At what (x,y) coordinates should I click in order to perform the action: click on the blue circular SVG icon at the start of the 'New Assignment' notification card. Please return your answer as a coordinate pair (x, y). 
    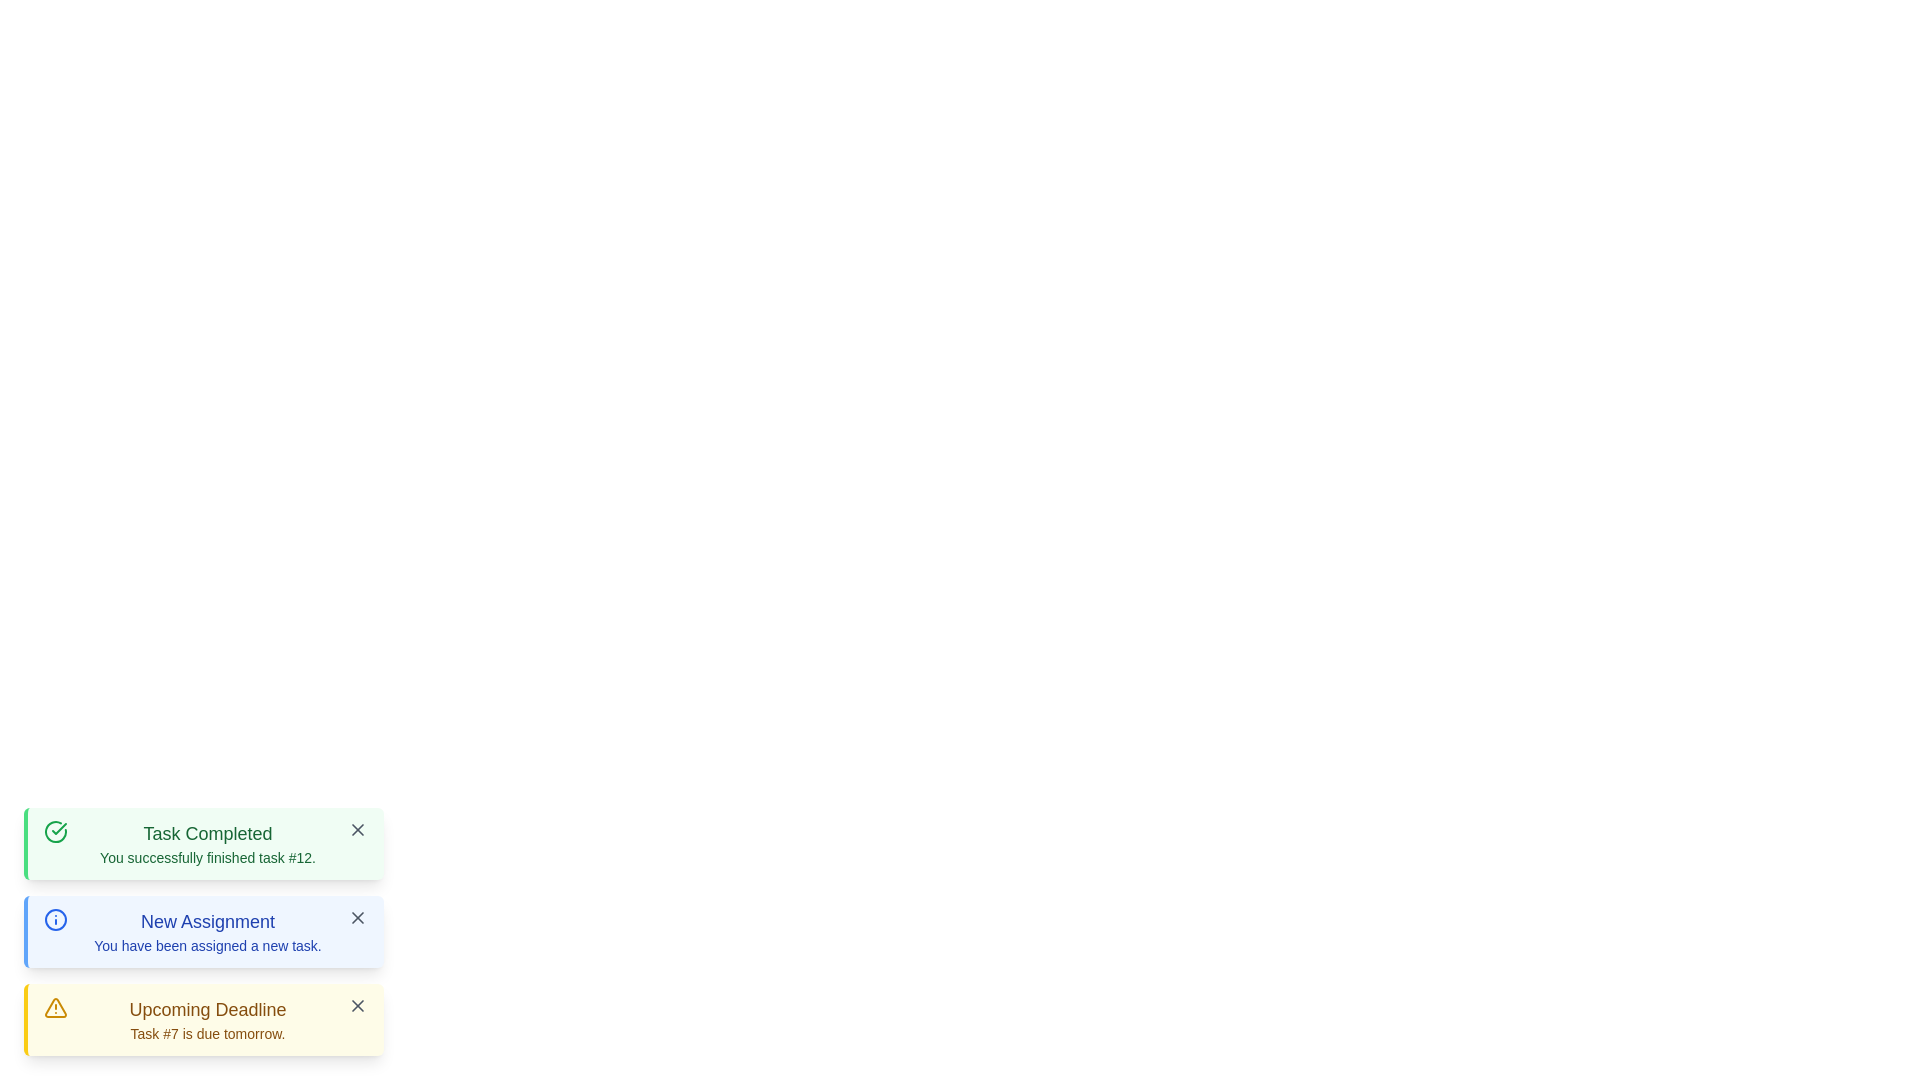
    Looking at the image, I should click on (56, 920).